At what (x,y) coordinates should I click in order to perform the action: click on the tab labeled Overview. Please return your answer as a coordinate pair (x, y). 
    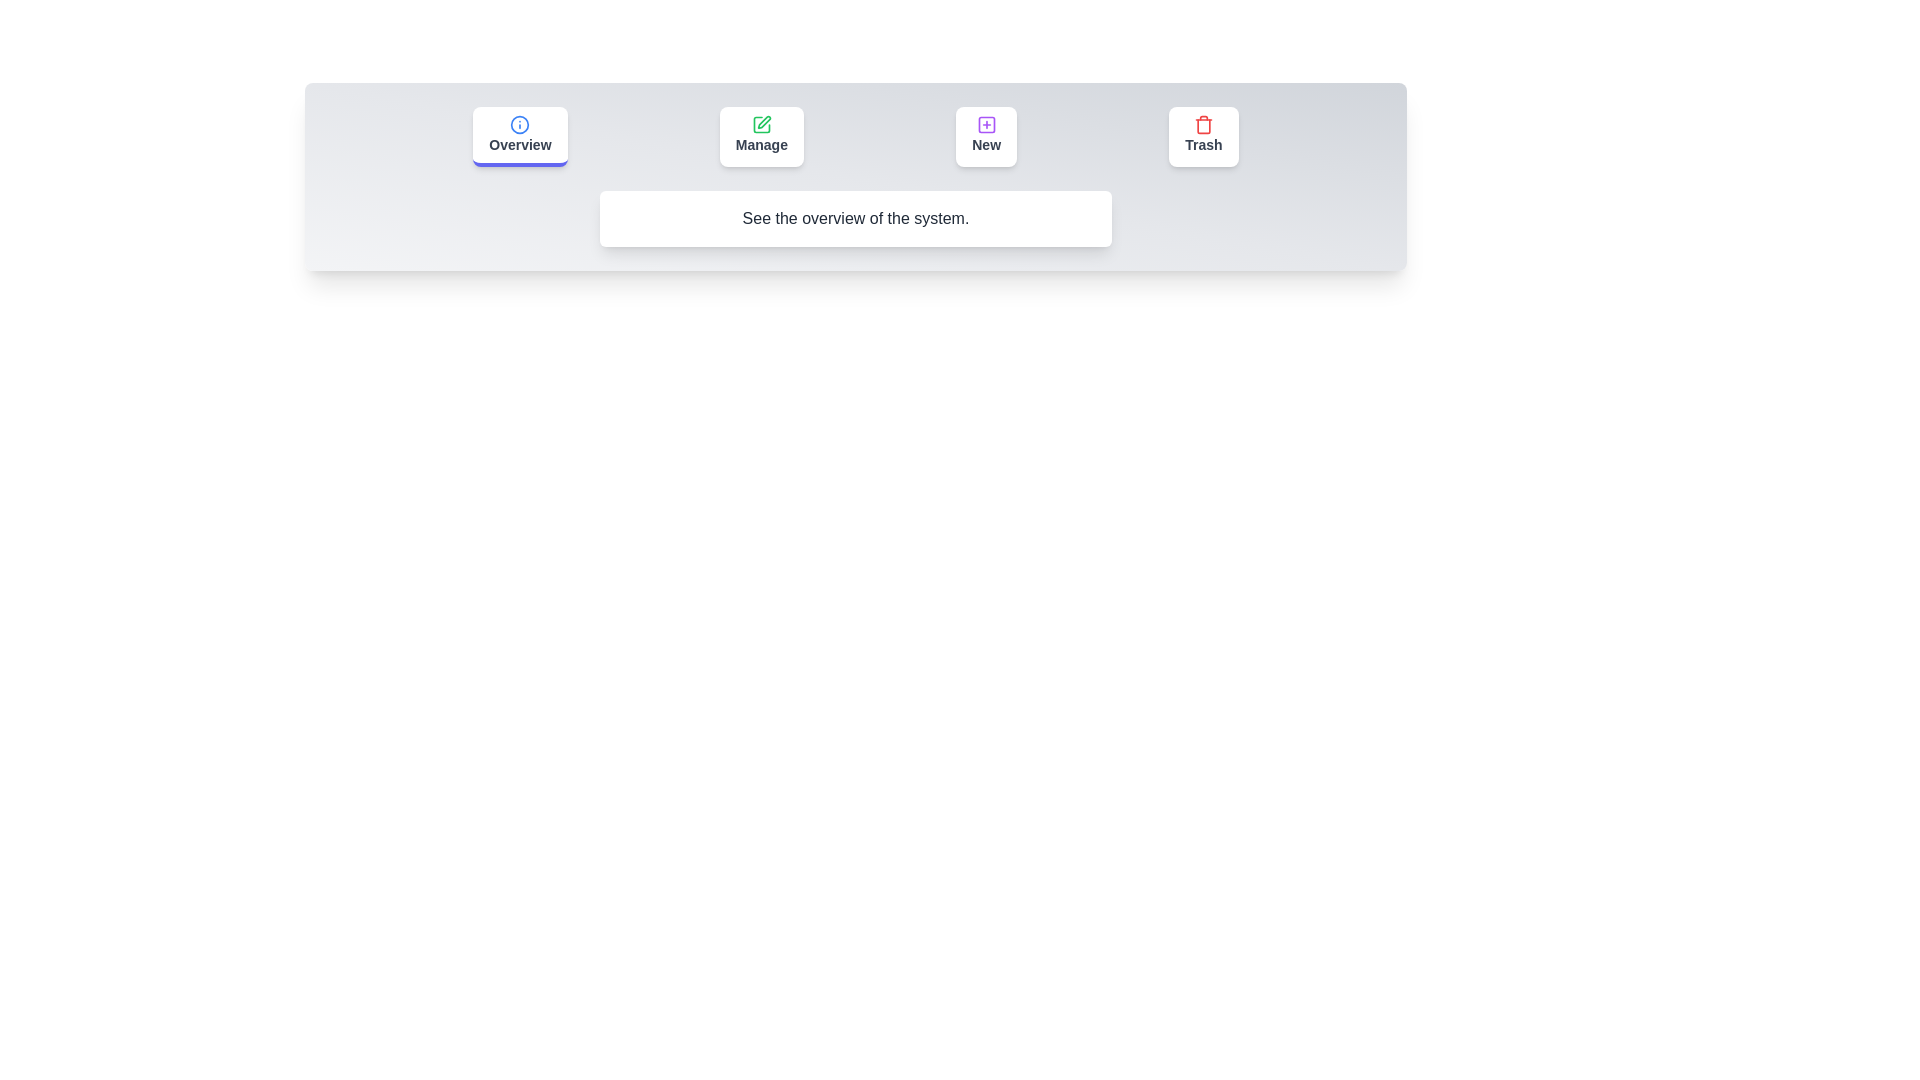
    Looking at the image, I should click on (519, 136).